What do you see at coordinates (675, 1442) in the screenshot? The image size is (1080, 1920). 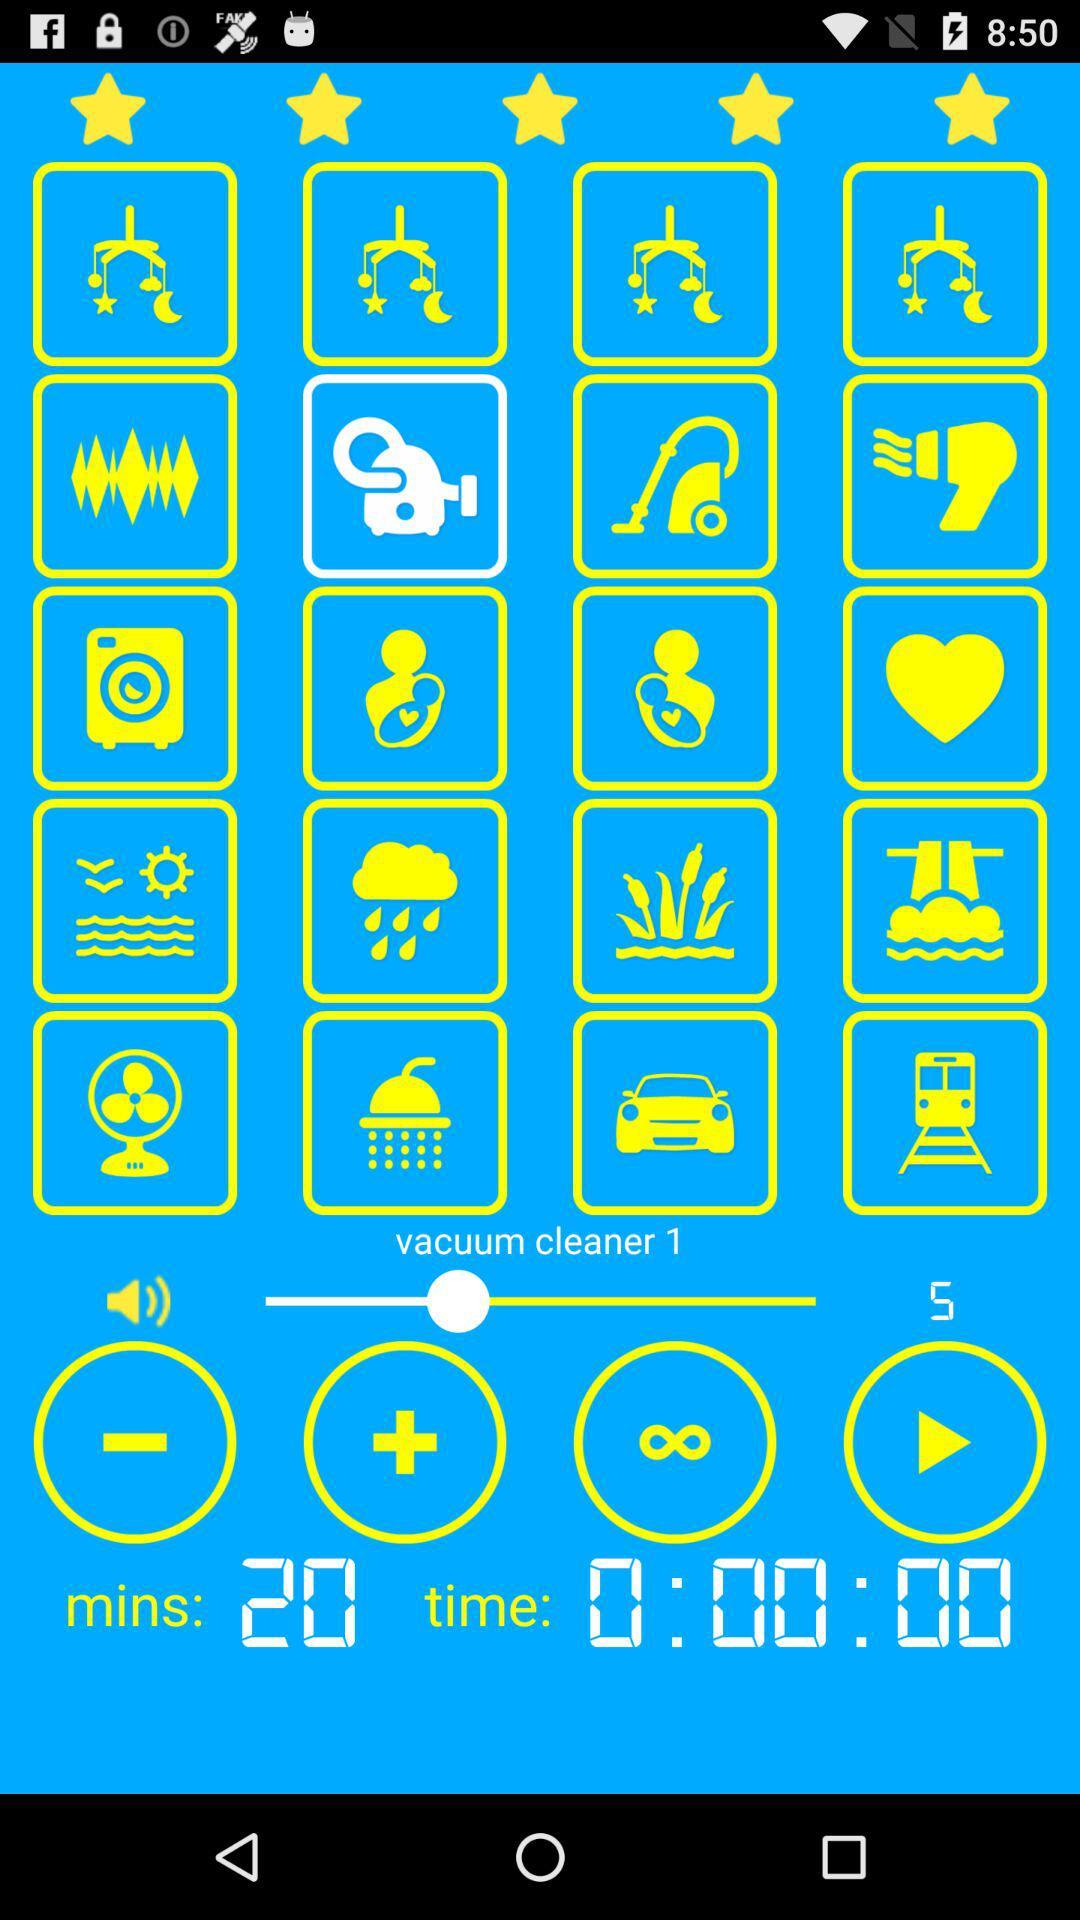 I see `the app above time:` at bounding box center [675, 1442].